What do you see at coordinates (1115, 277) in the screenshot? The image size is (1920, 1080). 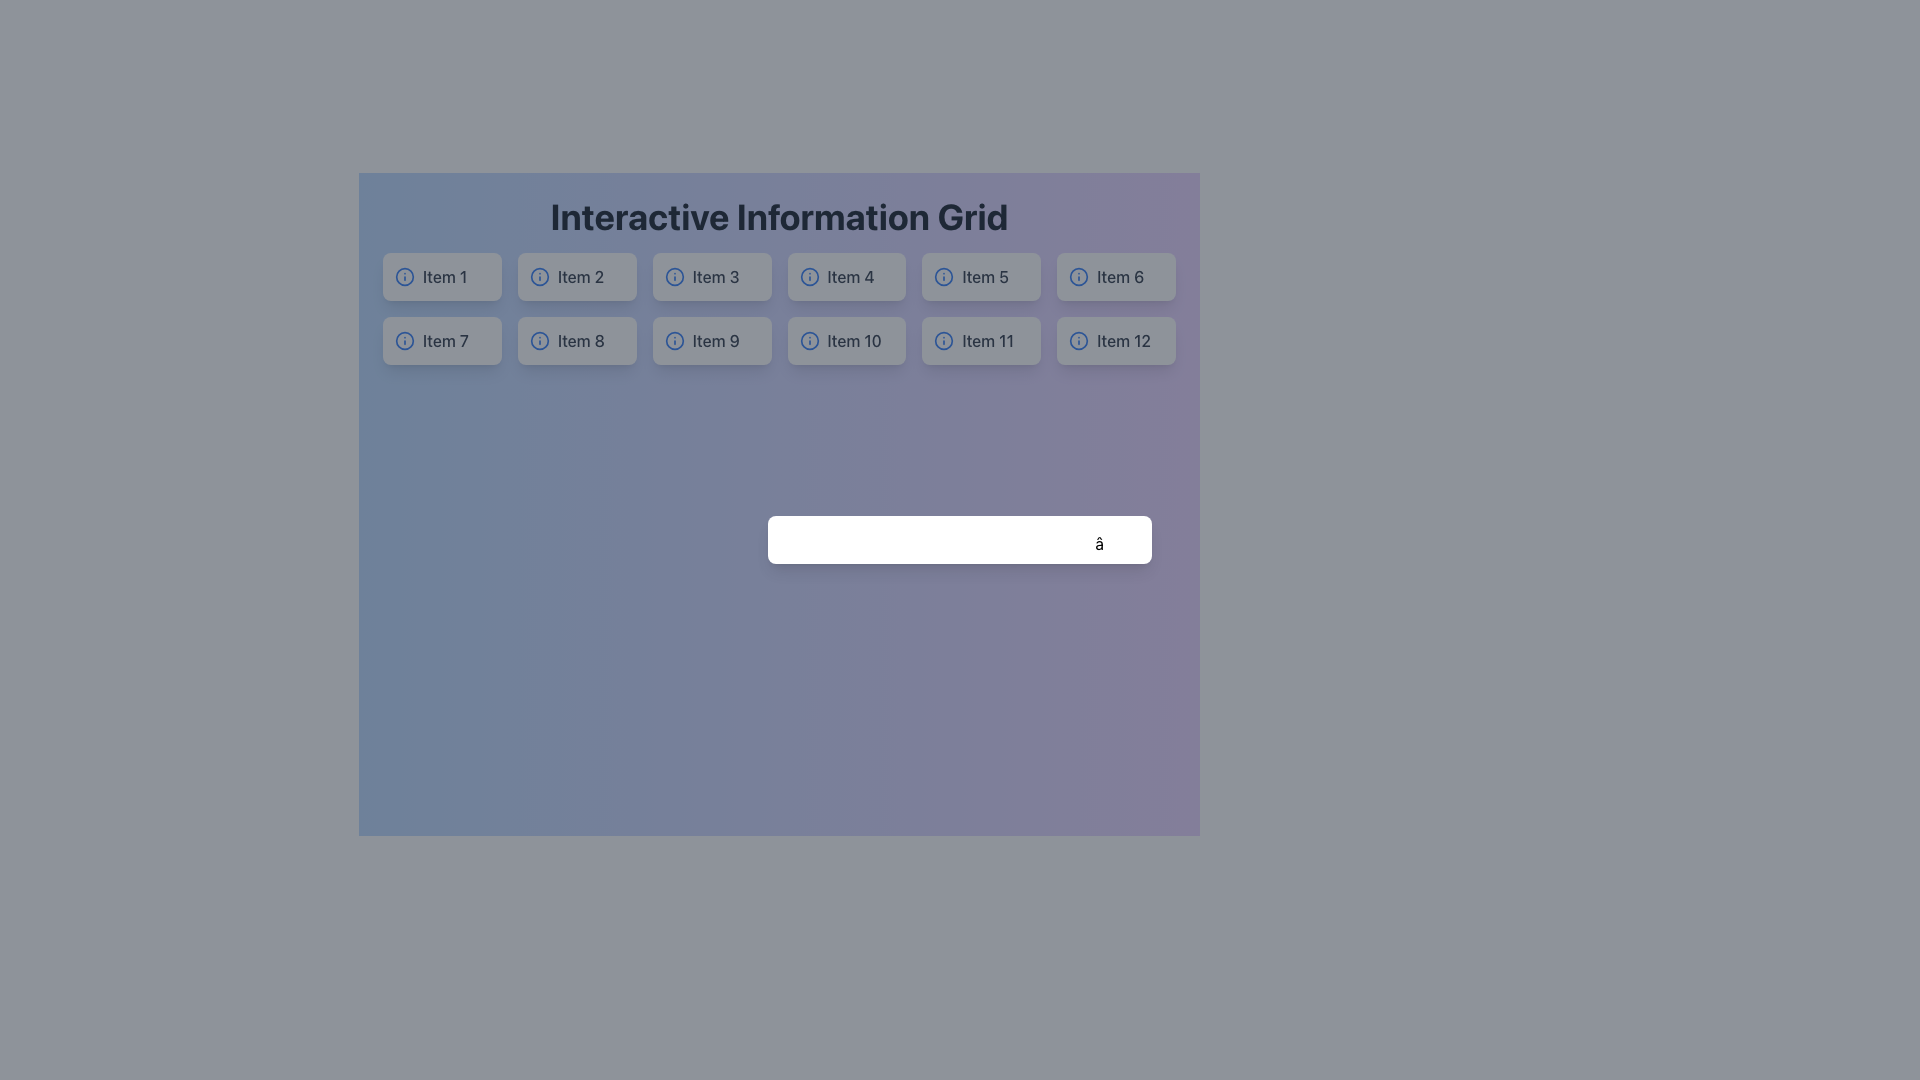 I see `the interactive button associated with 'Item 6' in the 'Interactive Information Grid'` at bounding box center [1115, 277].